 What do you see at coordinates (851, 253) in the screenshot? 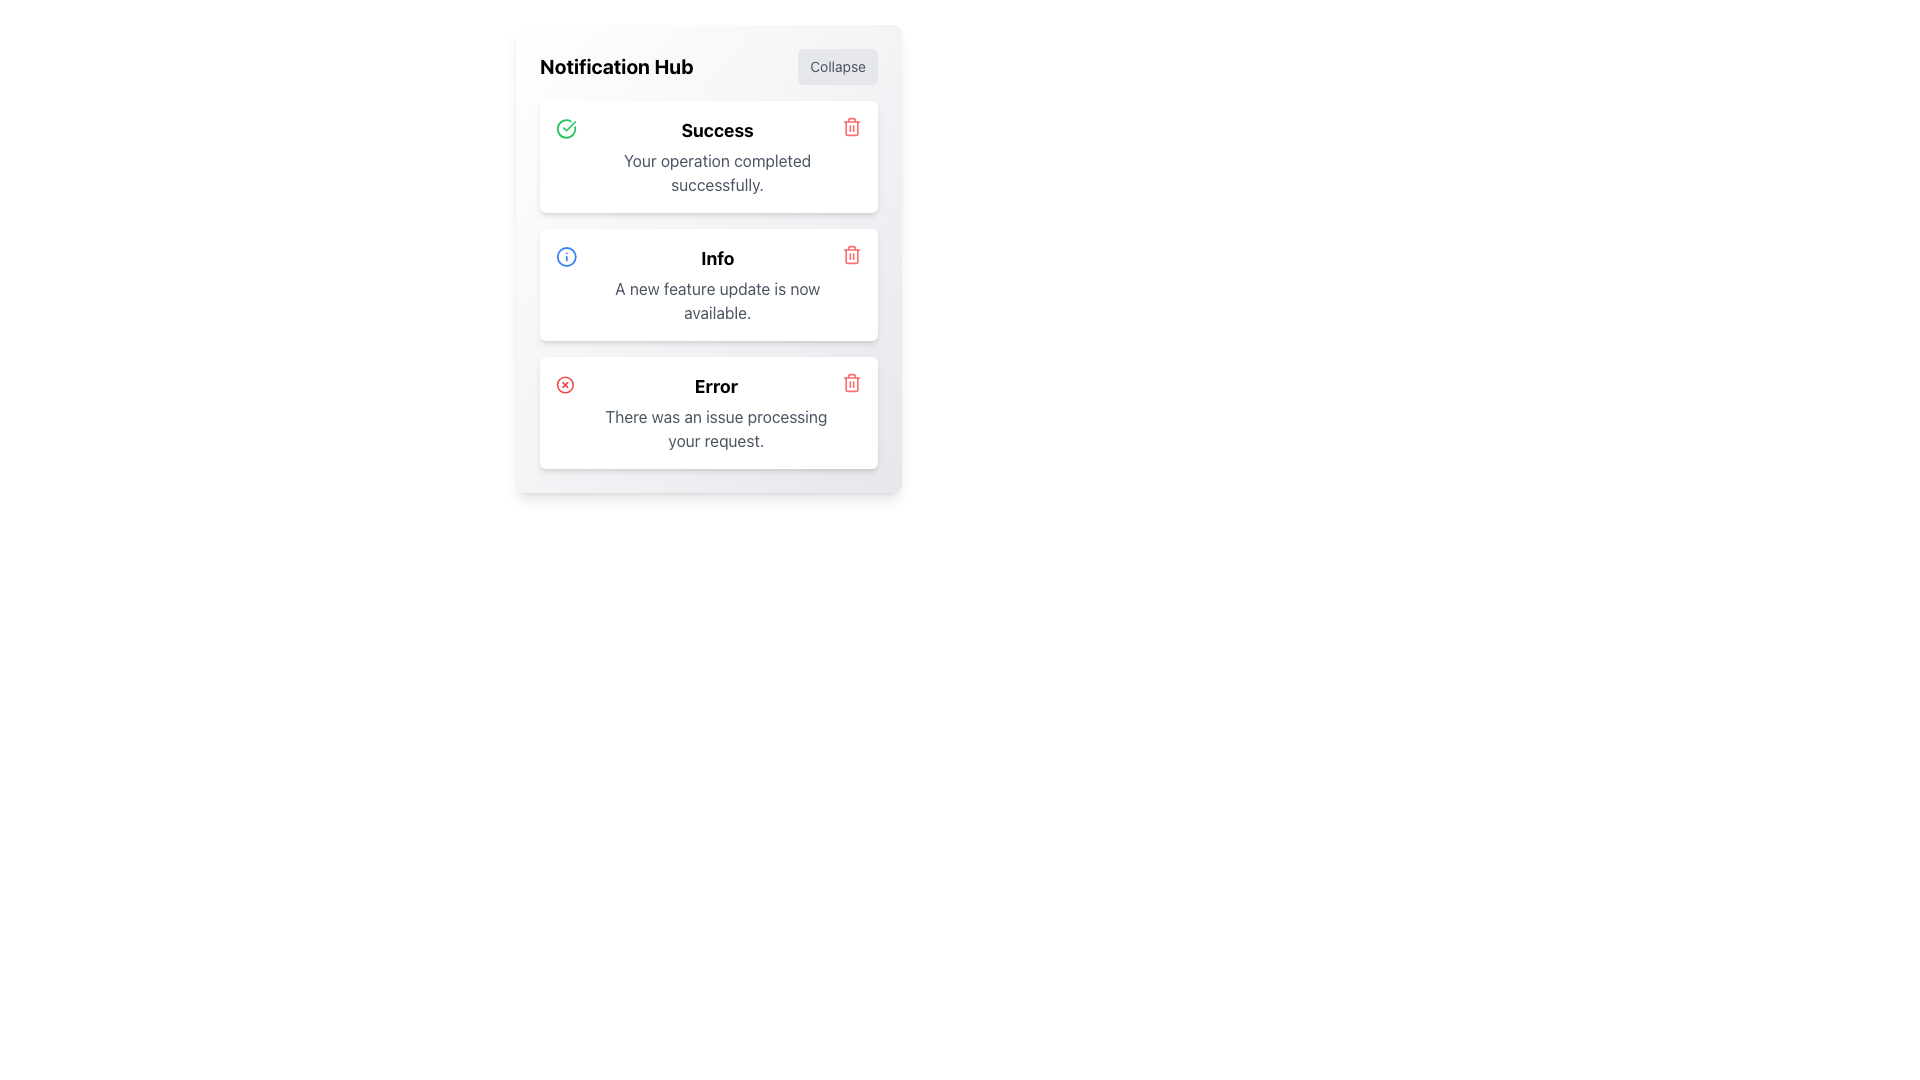
I see `the delete button located in the top-right corner of the notification card labeled 'Info'` at bounding box center [851, 253].